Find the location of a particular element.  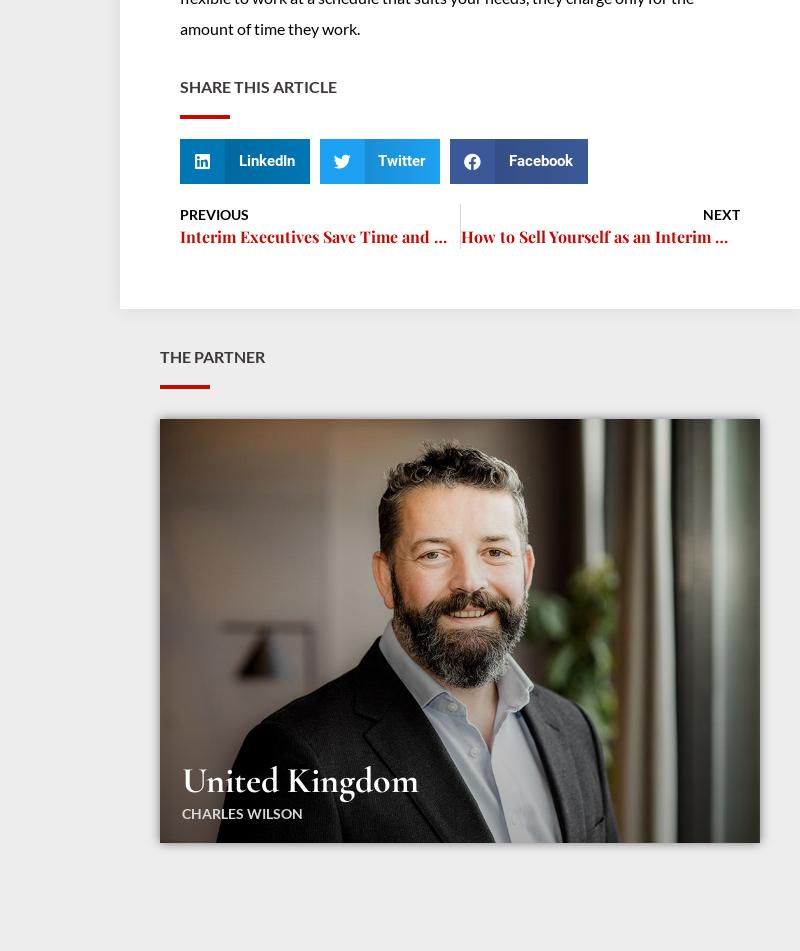

'How to Sell Yourself as an Interim Manager' is located at coordinates (619, 235).